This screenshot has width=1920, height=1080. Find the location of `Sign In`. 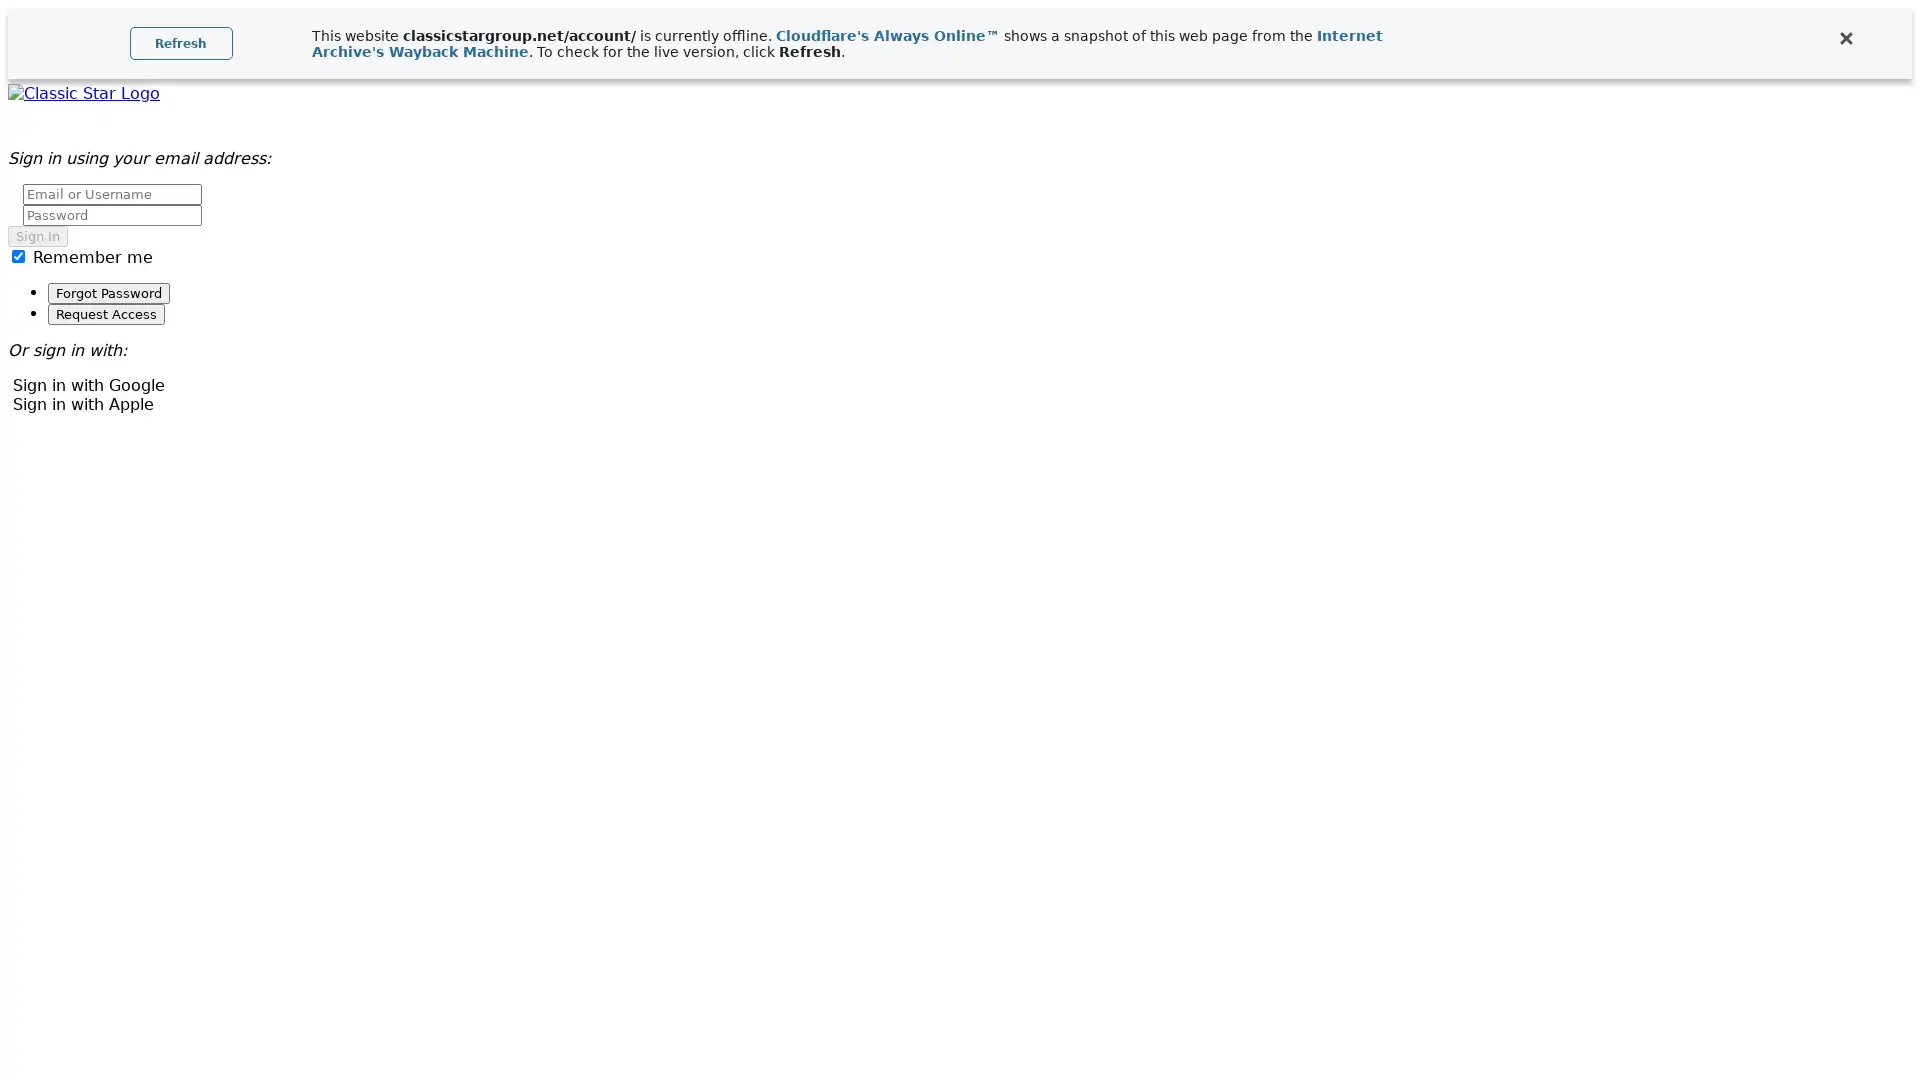

Sign In is located at coordinates (38, 235).